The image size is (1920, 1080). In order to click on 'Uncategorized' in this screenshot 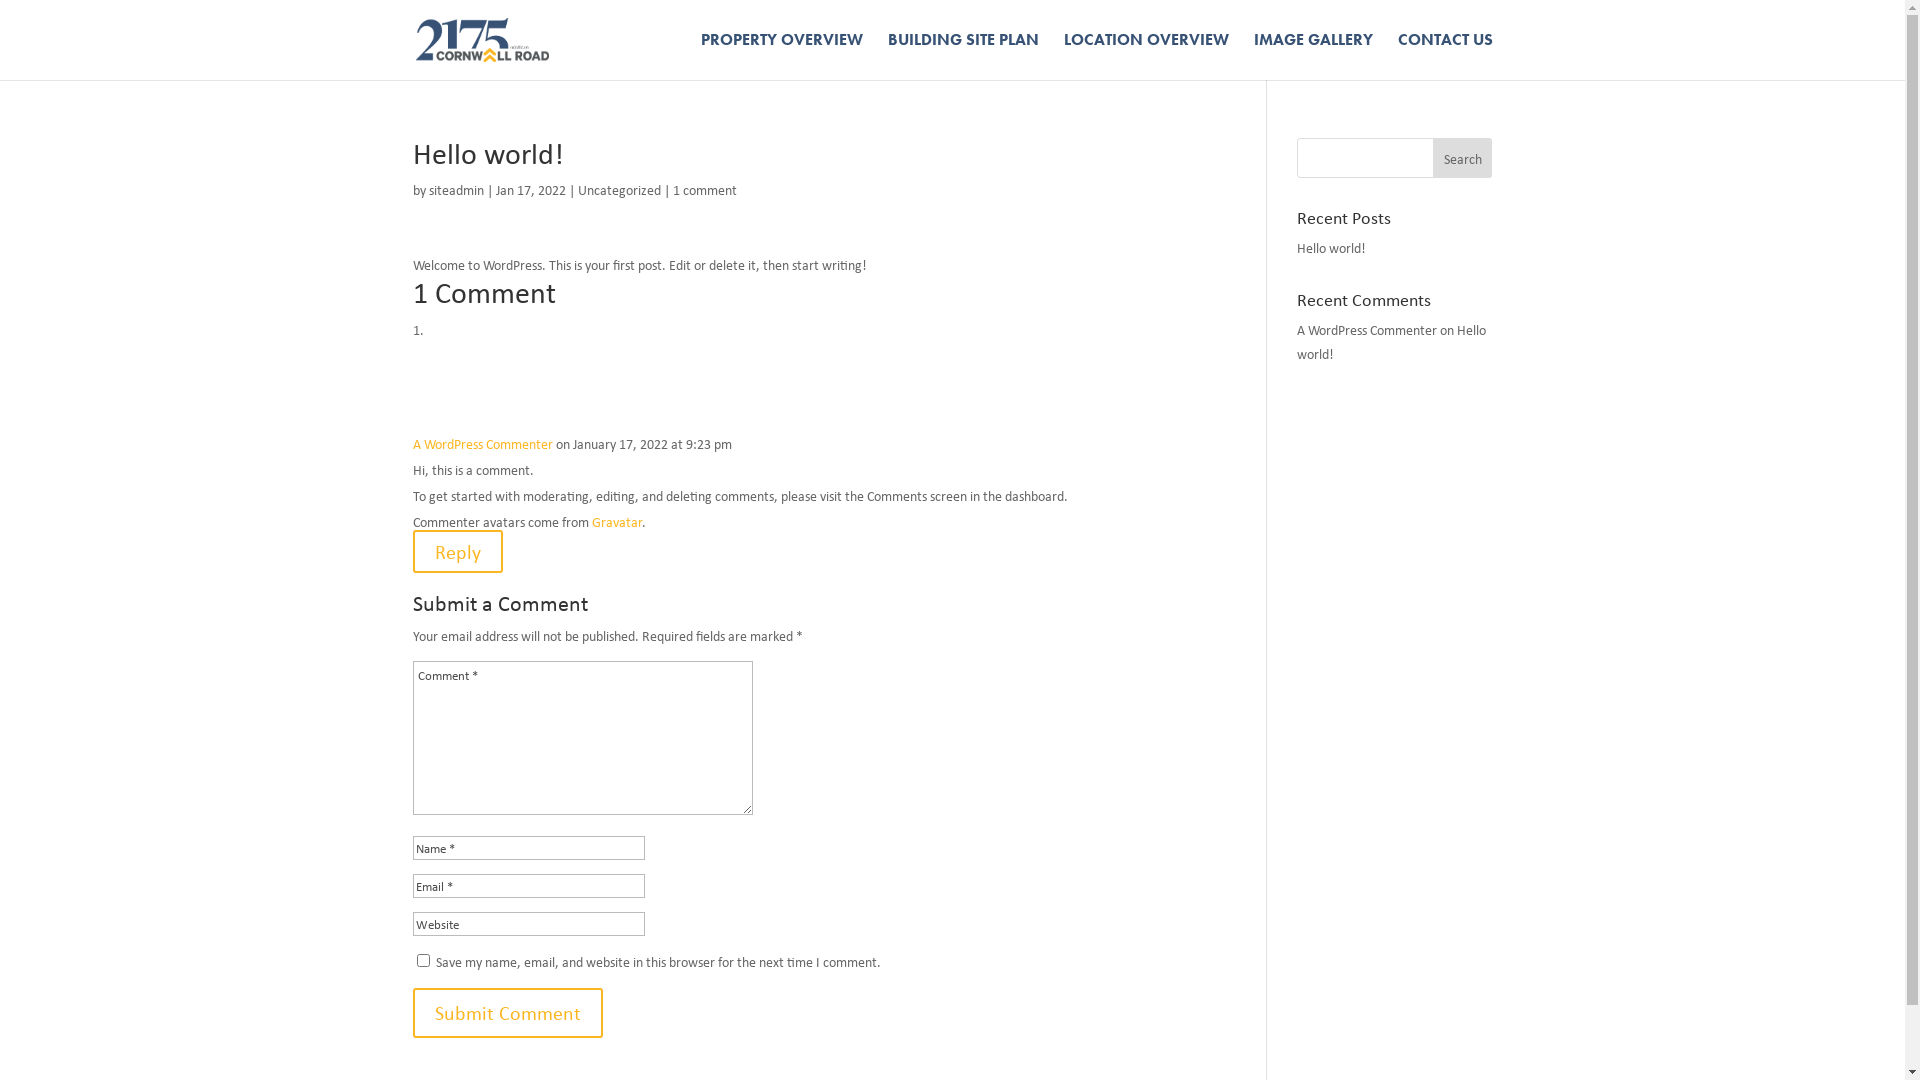, I will do `click(618, 189)`.